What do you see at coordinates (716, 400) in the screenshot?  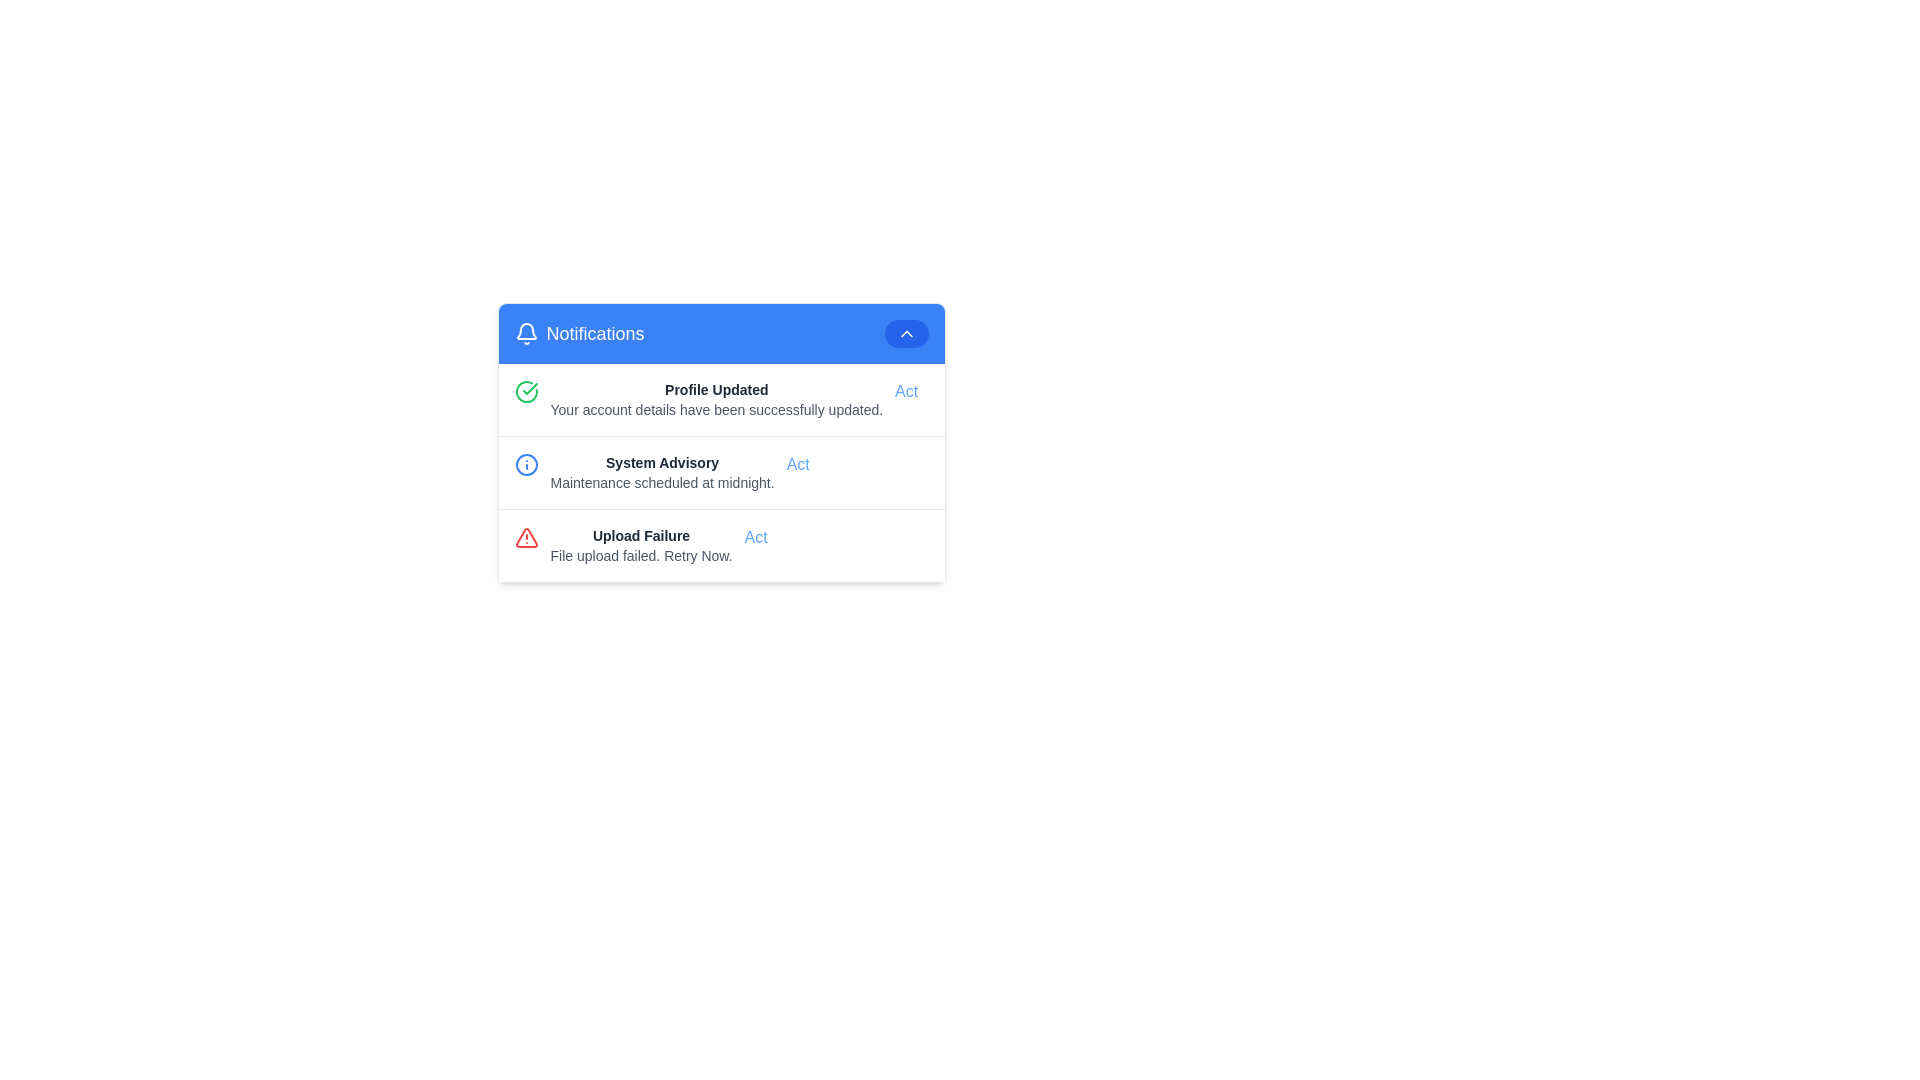 I see `the static text element displaying 'Profile Updated' and 'Your account details have been successfully updated.' positioned in the first notification entry` at bounding box center [716, 400].